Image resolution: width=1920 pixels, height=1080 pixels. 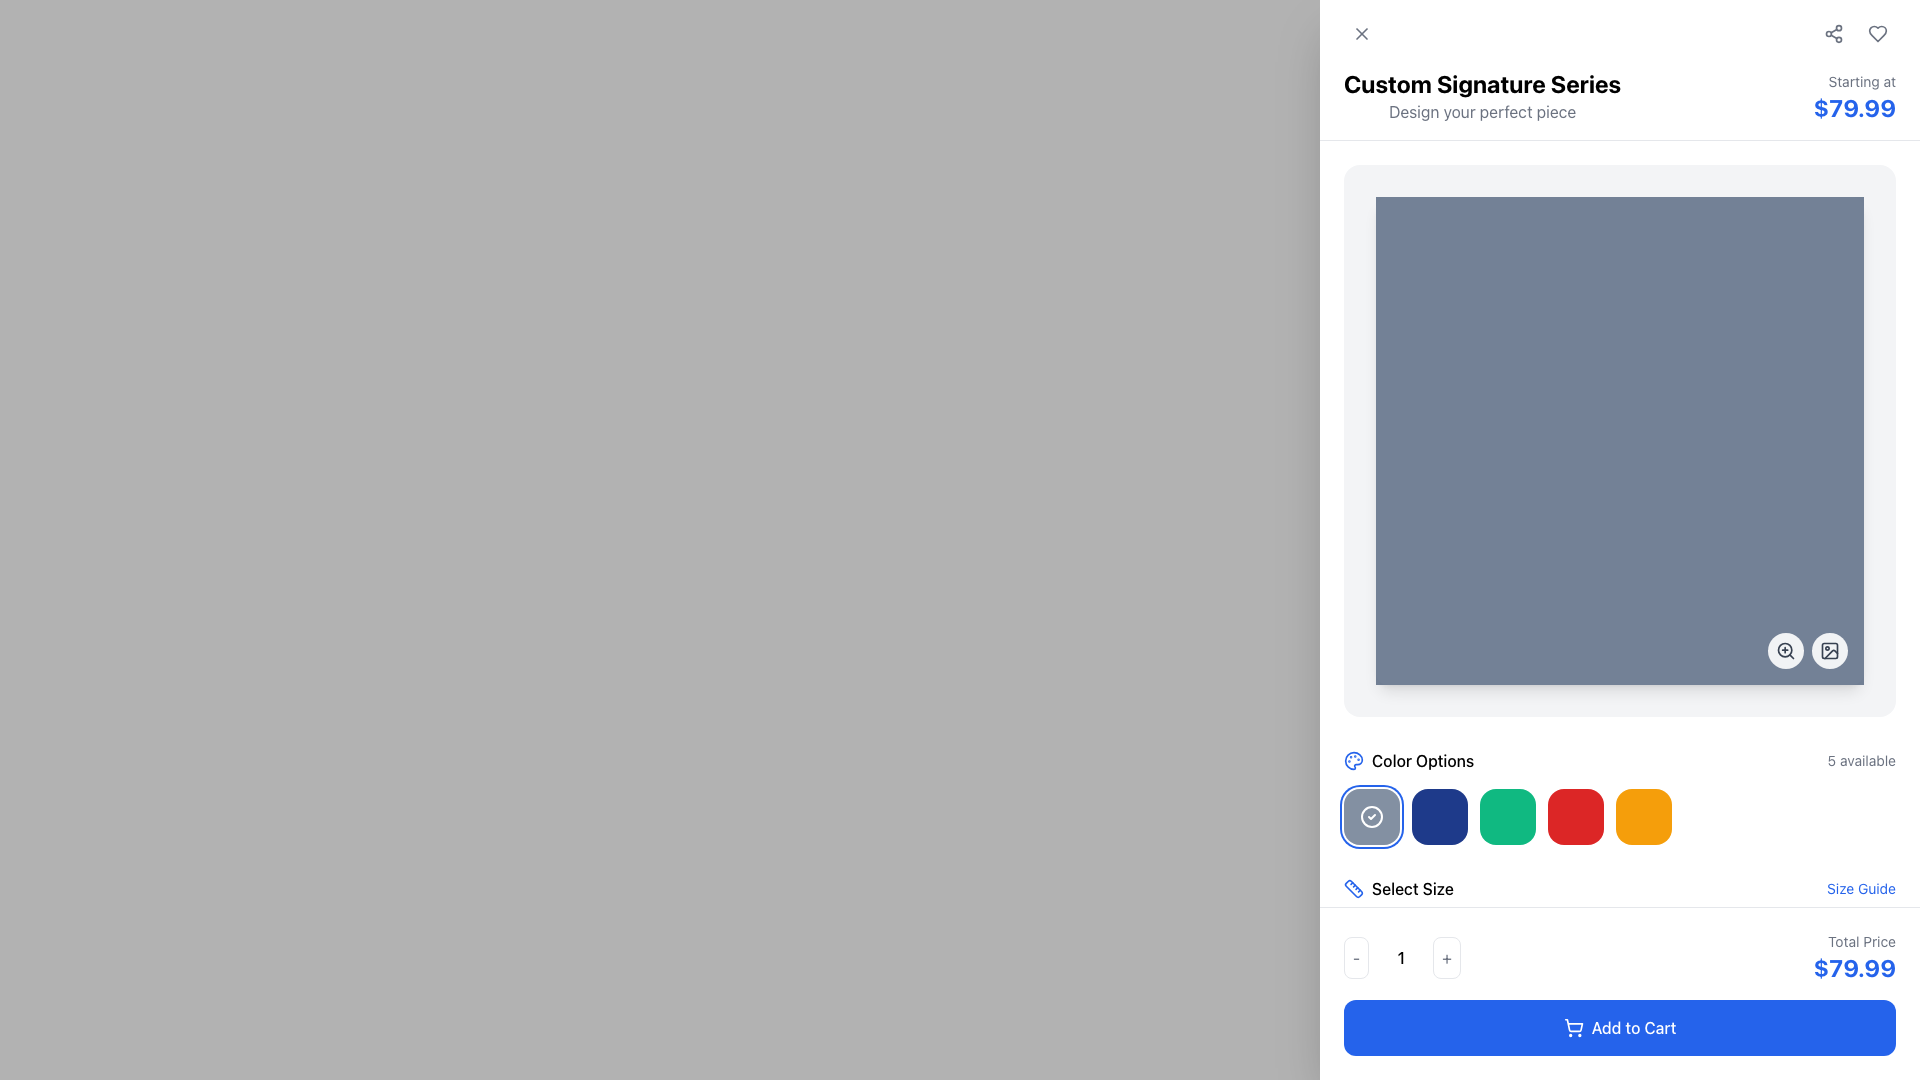 I want to click on the leftmost circular button located at the bottom-right of the product preview section, so click(x=1785, y=651).